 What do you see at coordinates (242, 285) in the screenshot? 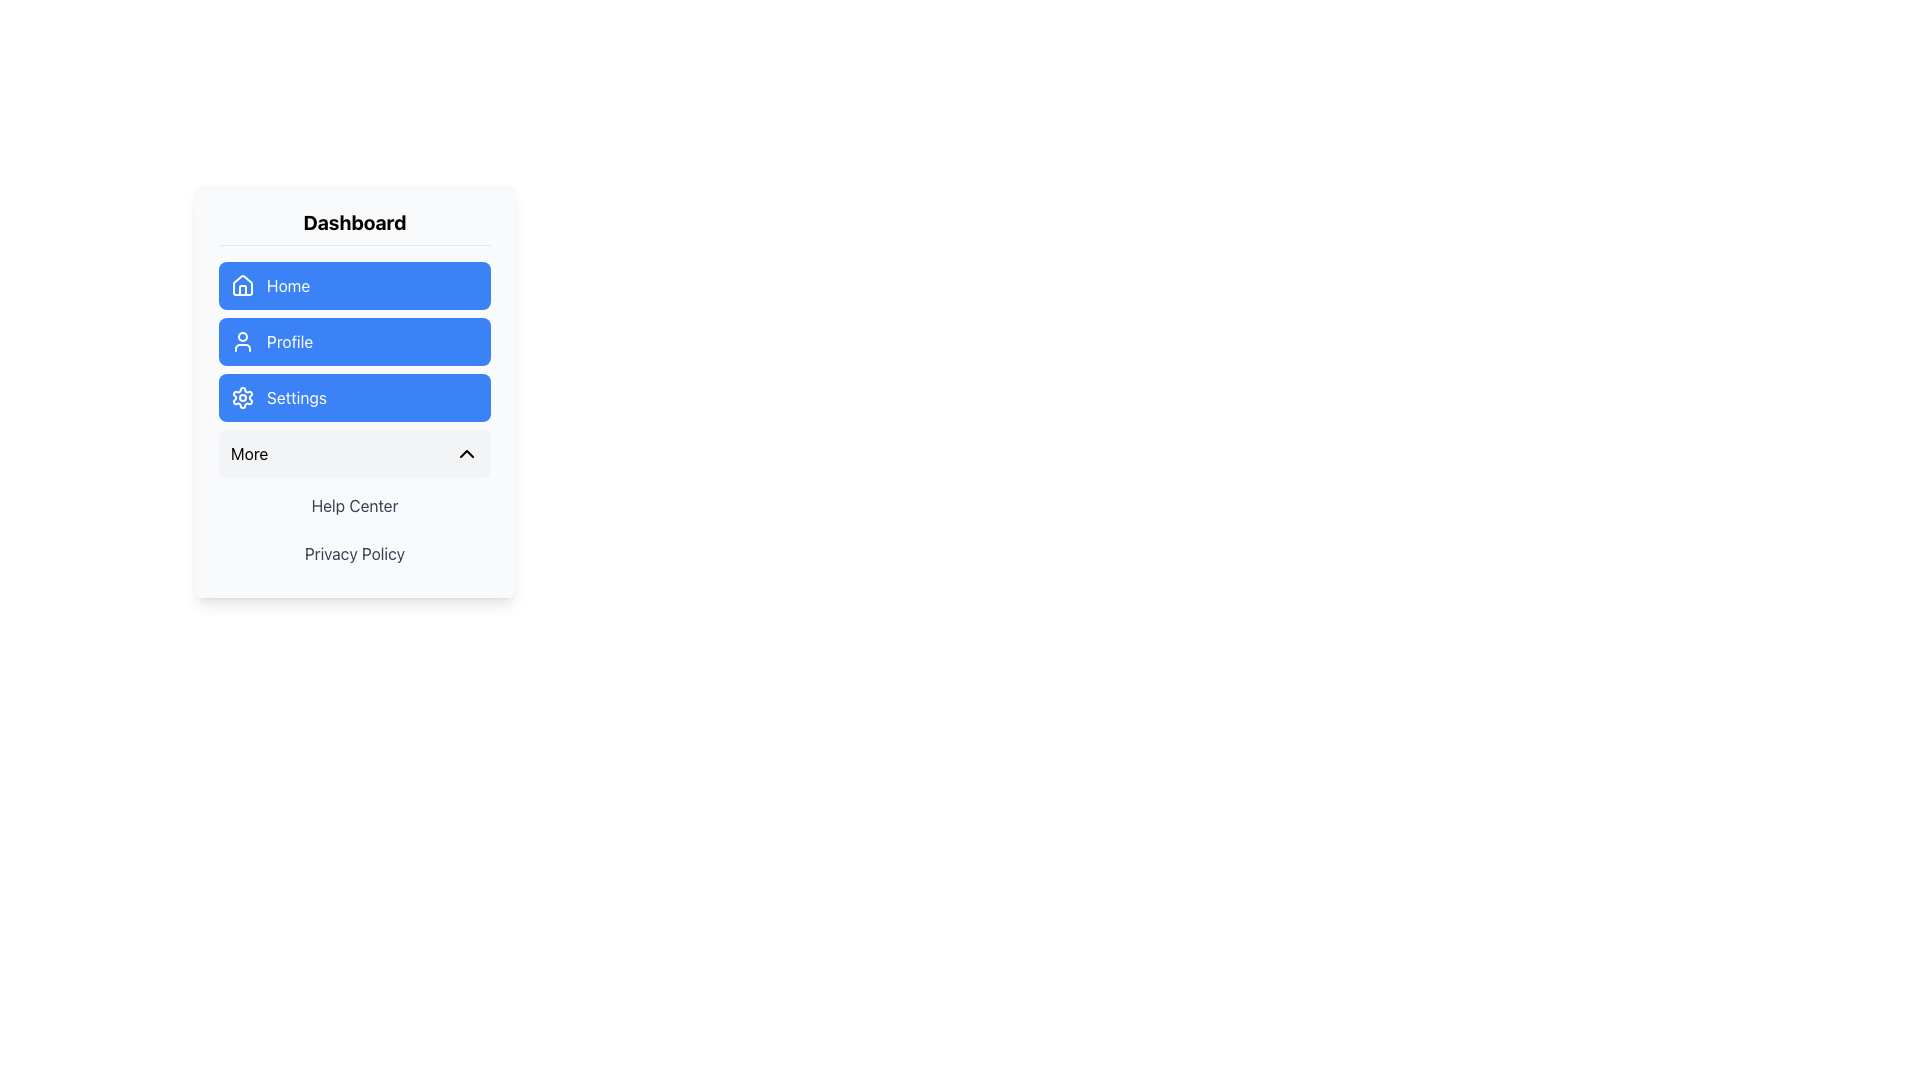
I see `the stylized house icon located inside the blue 'Home' button in the left navigation menu` at bounding box center [242, 285].